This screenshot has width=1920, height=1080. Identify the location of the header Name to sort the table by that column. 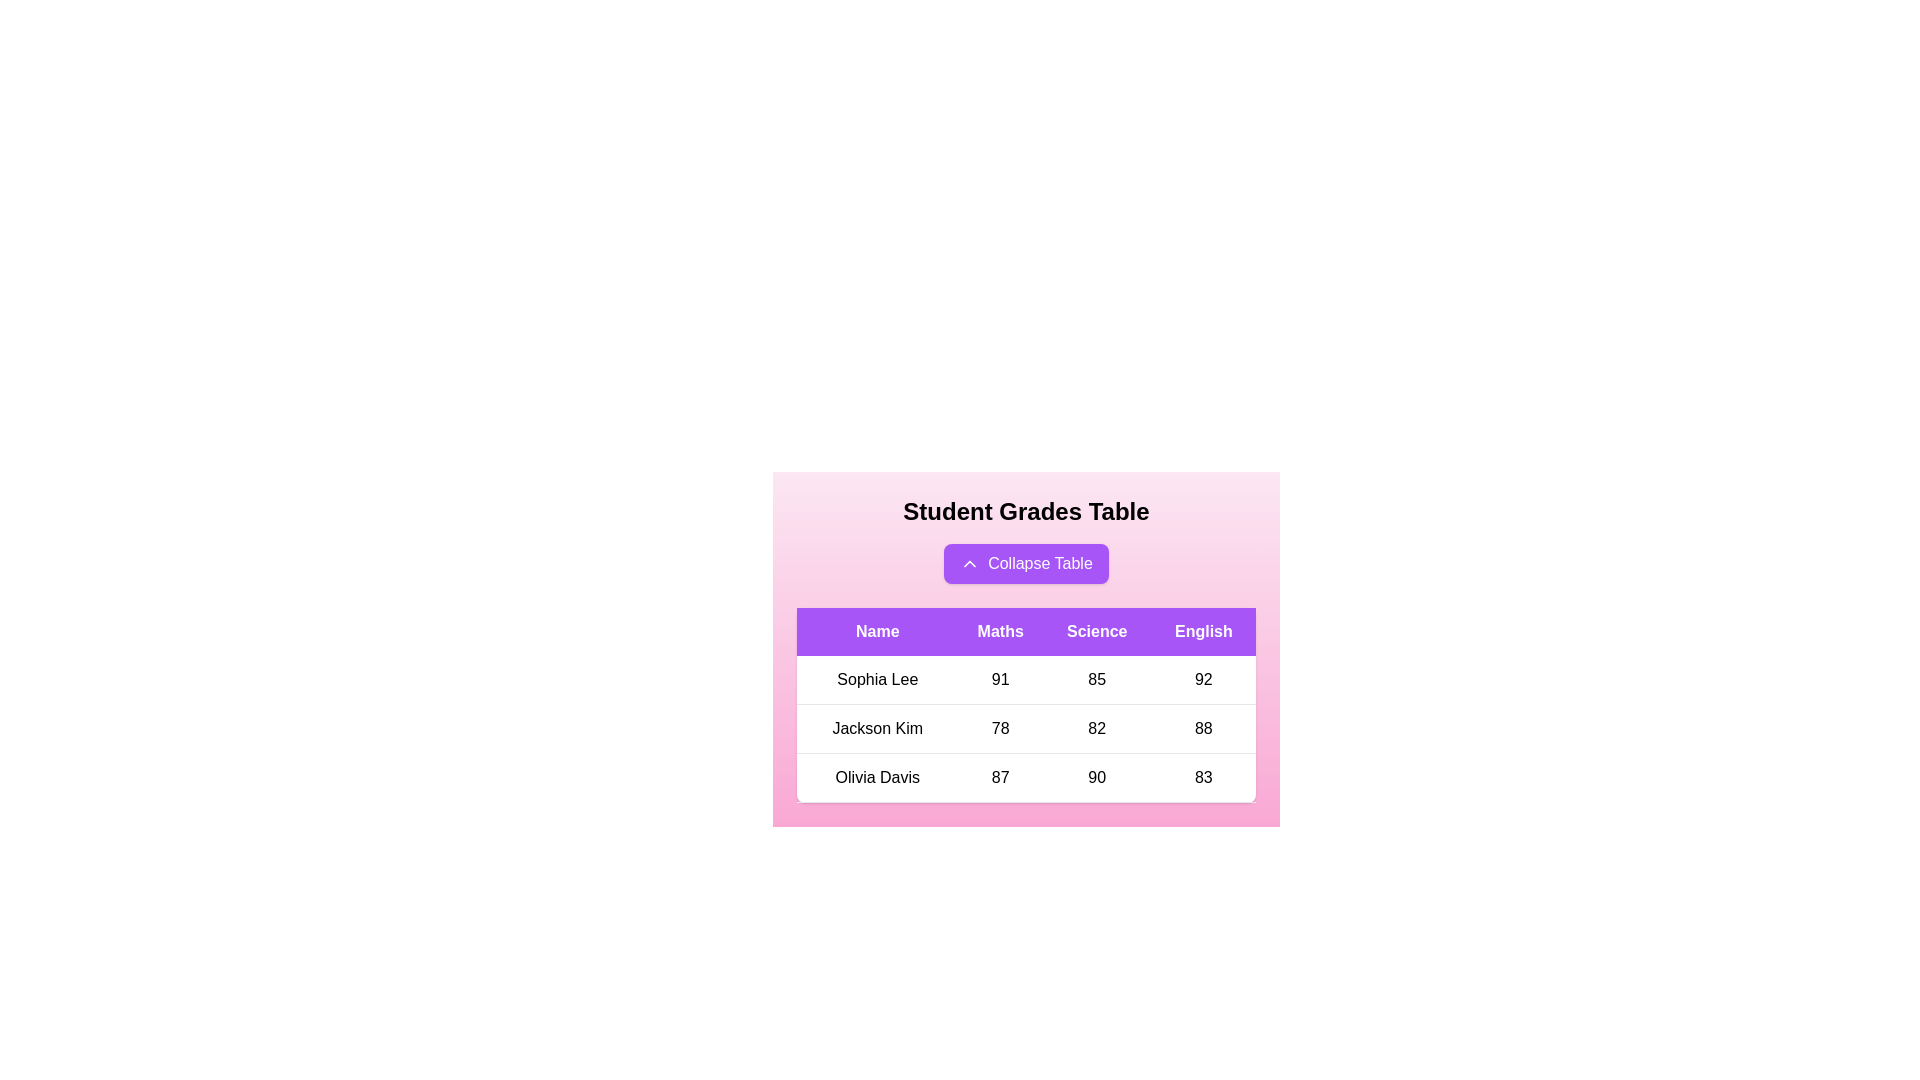
(877, 632).